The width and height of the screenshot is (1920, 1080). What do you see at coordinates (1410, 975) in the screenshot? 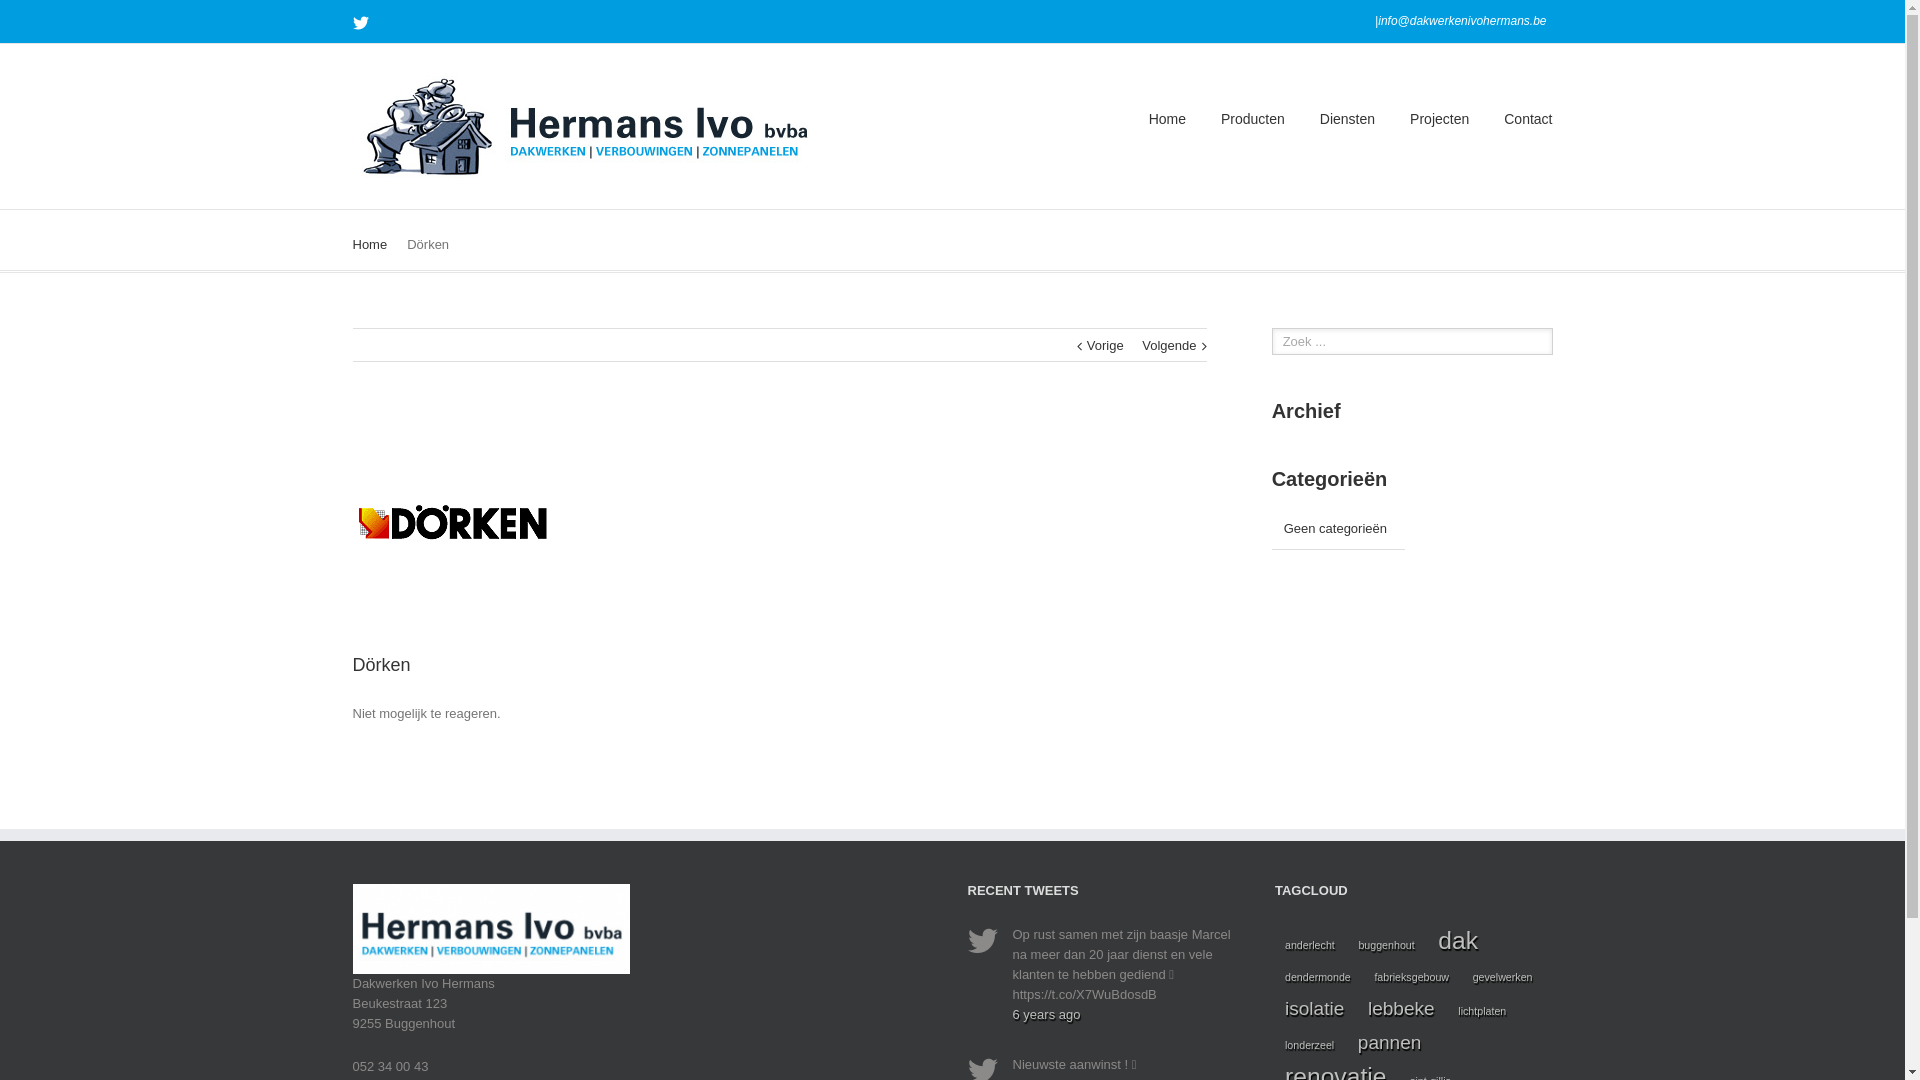
I see `'fabrieksgebouw'` at bounding box center [1410, 975].